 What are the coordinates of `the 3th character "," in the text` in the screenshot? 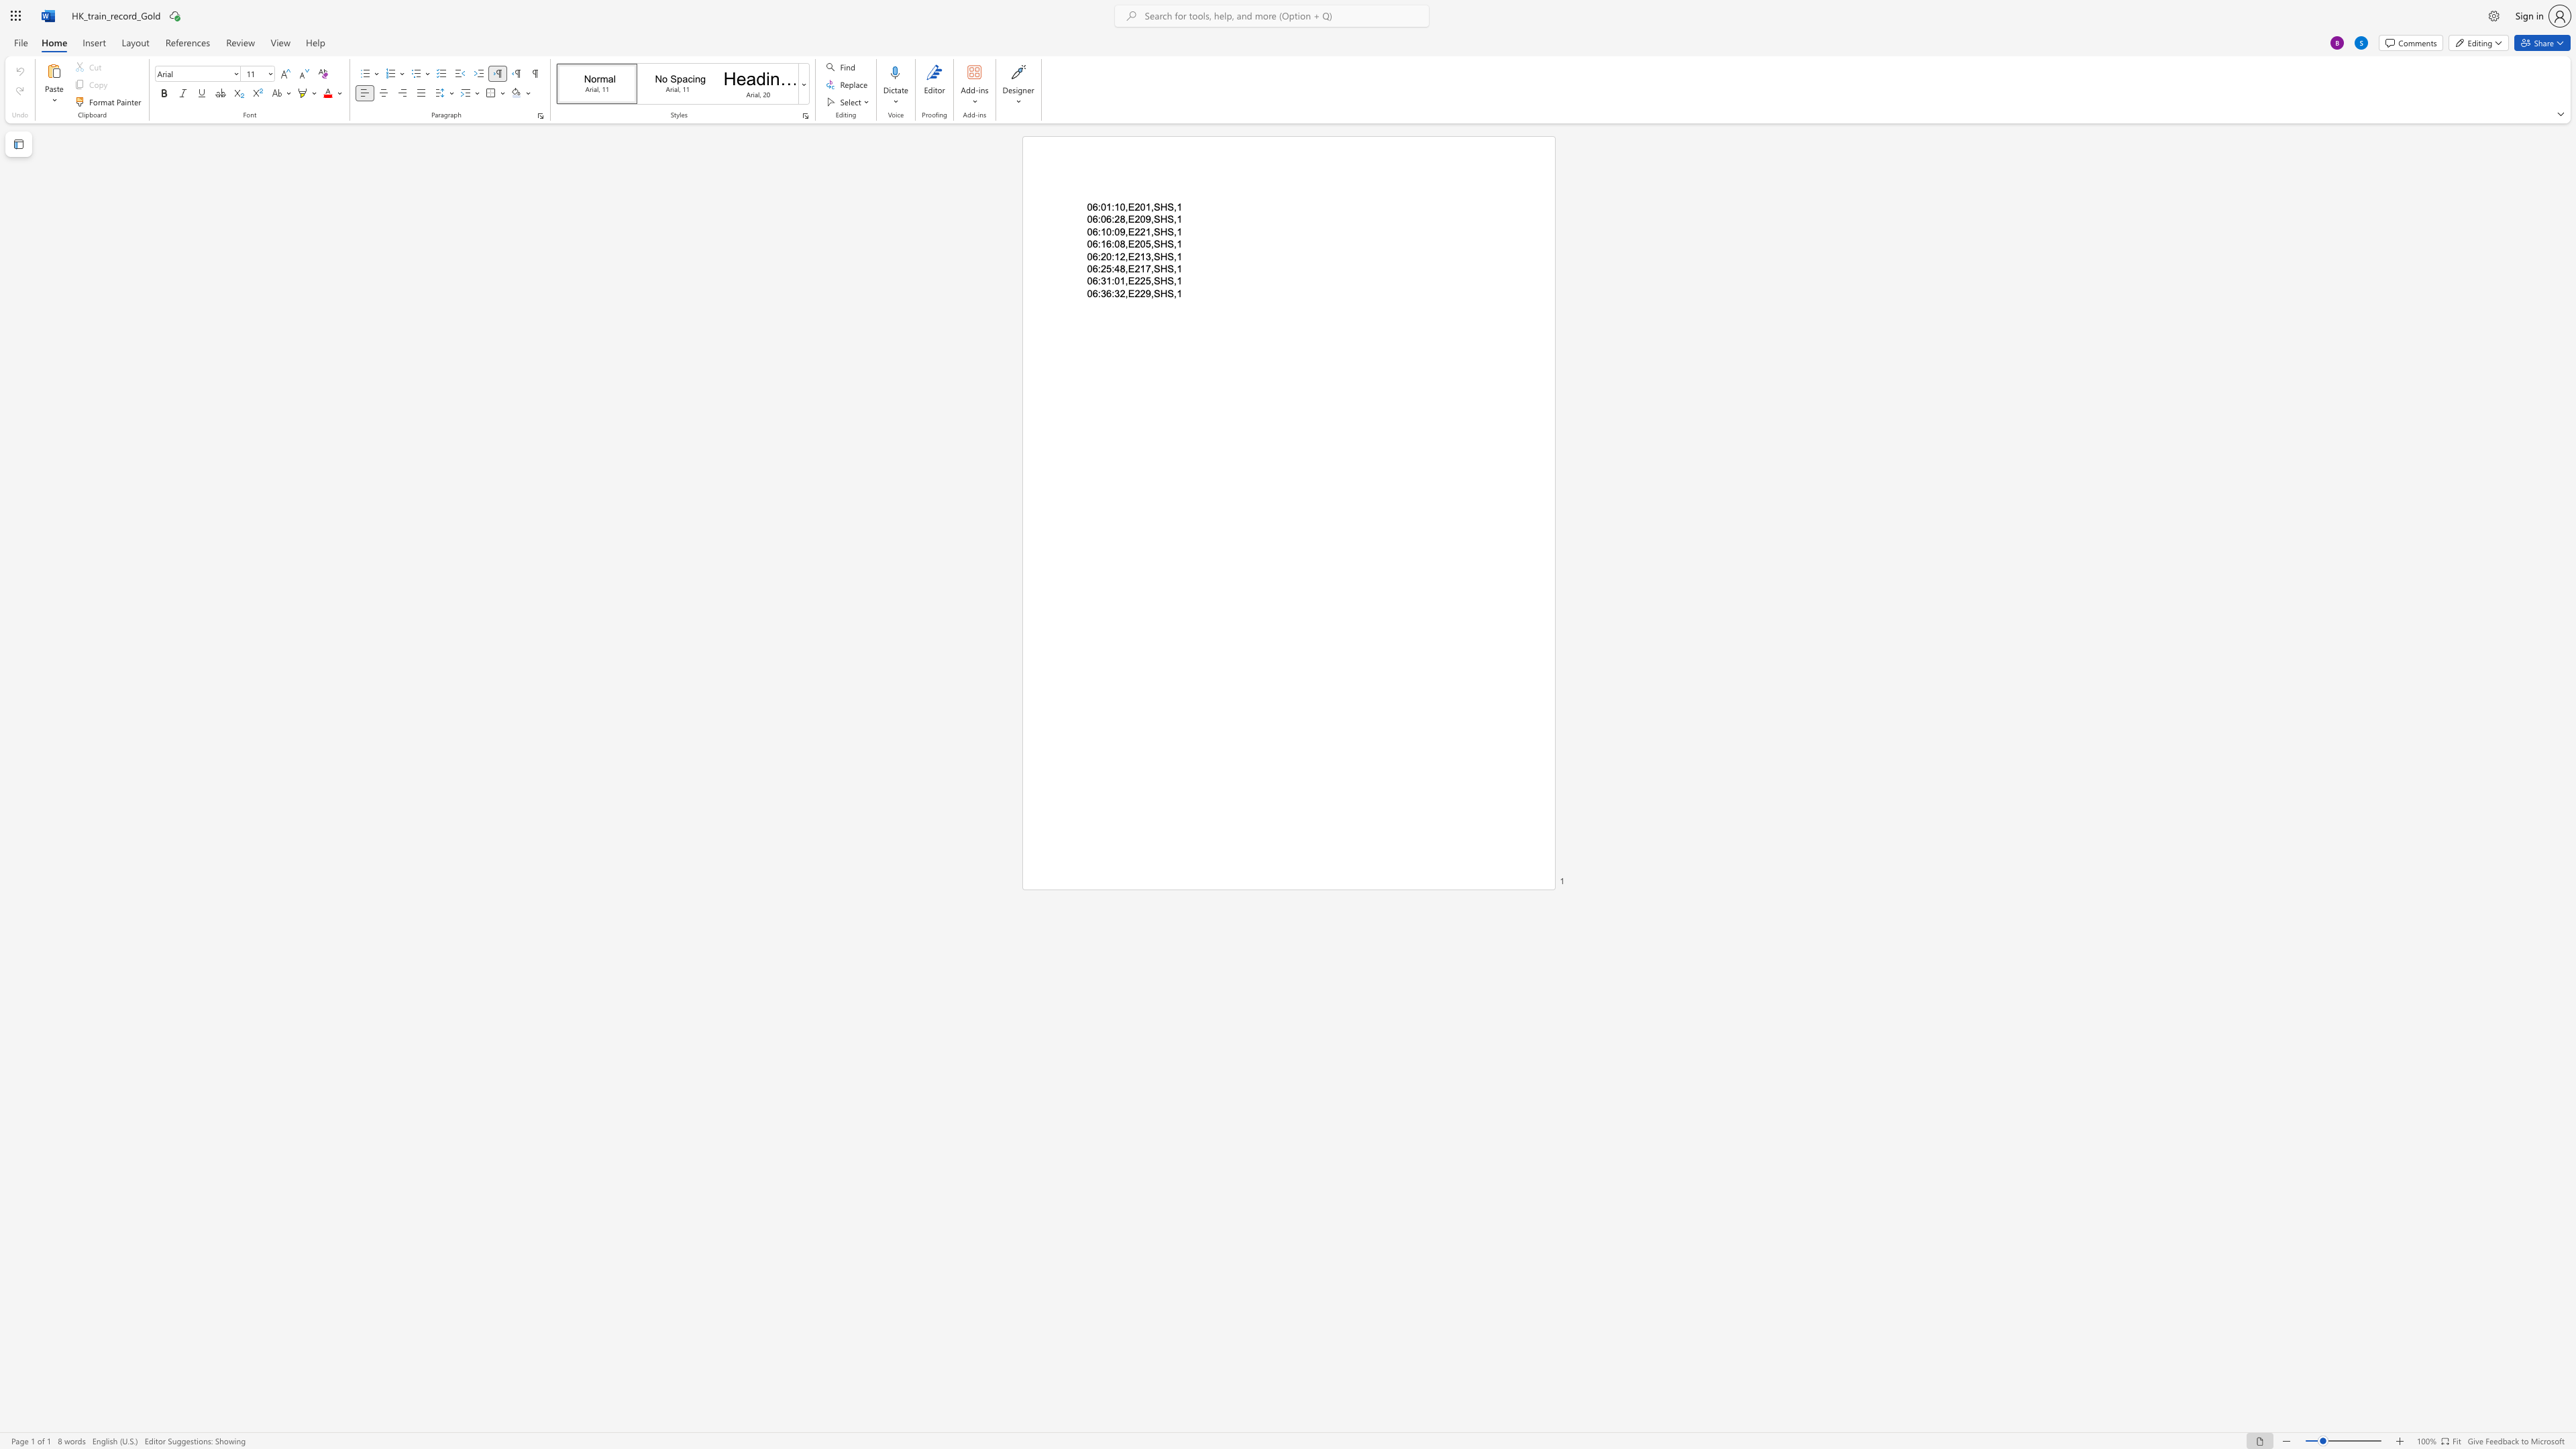 It's located at (1175, 230).